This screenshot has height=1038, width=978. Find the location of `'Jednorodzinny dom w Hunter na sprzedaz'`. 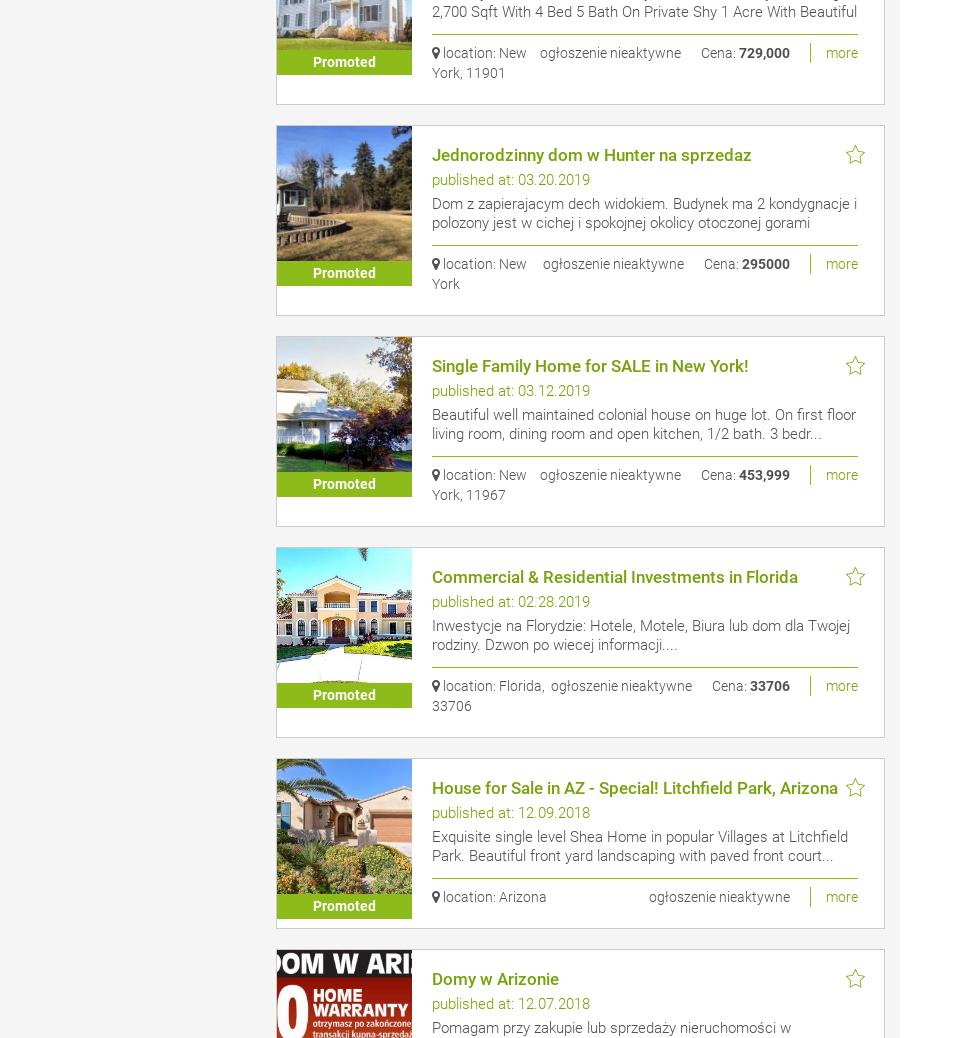

'Jednorodzinny dom w Hunter na sprzedaz' is located at coordinates (591, 153).